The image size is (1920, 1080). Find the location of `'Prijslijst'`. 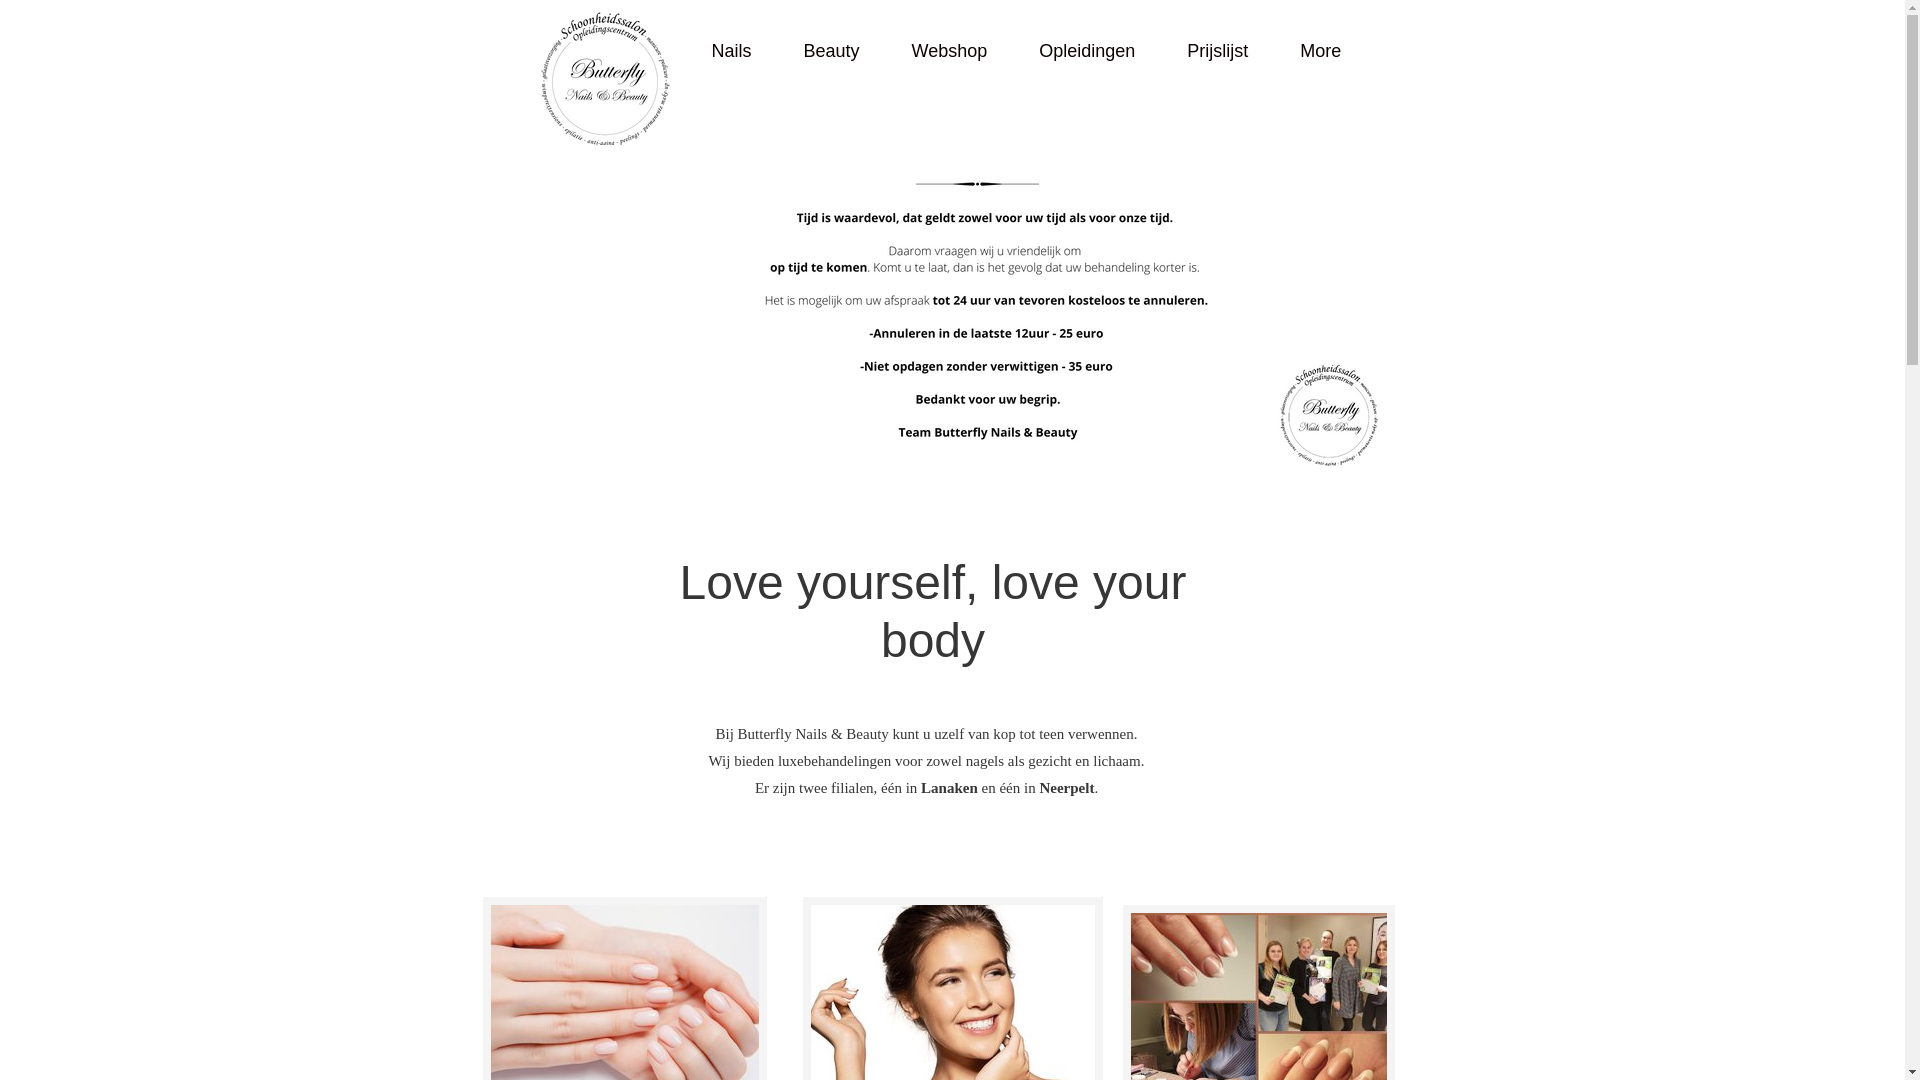

'Prijslijst' is located at coordinates (1161, 49).